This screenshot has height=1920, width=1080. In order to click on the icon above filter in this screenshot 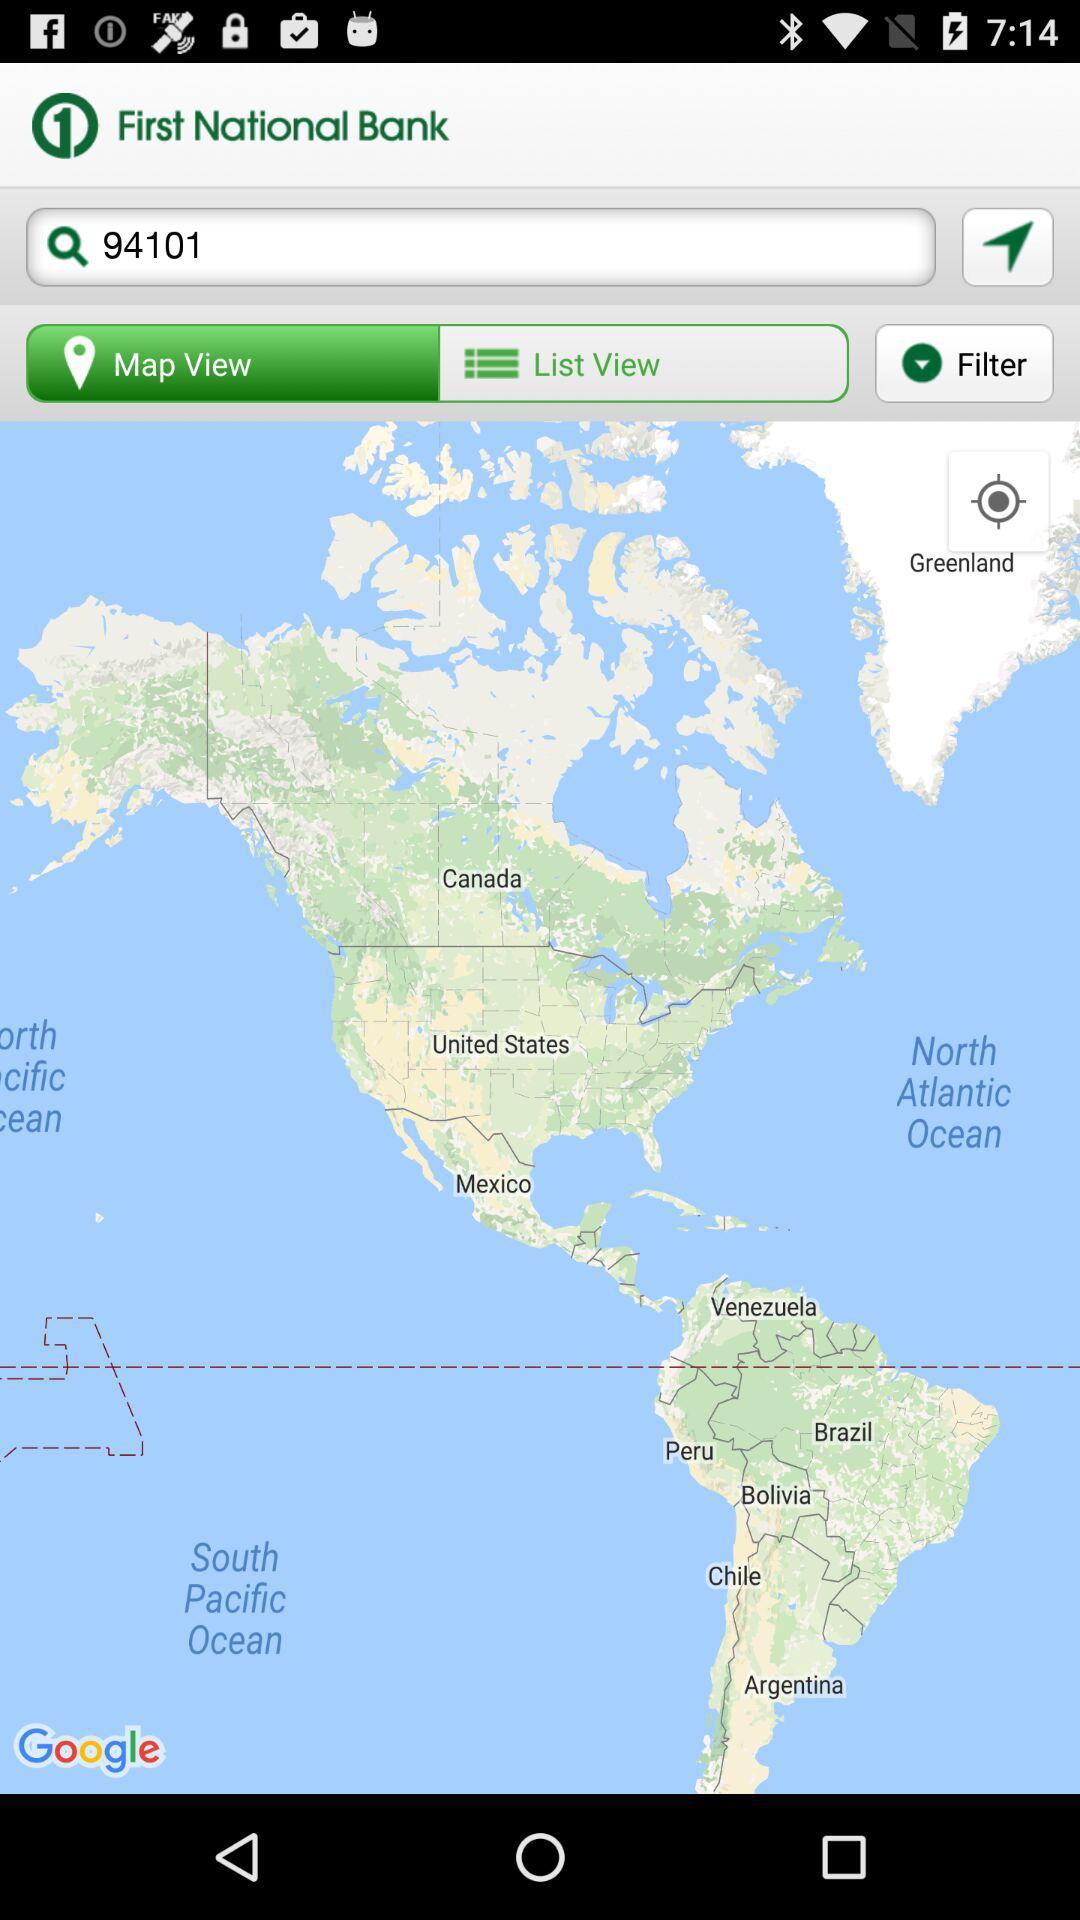, I will do `click(1007, 246)`.